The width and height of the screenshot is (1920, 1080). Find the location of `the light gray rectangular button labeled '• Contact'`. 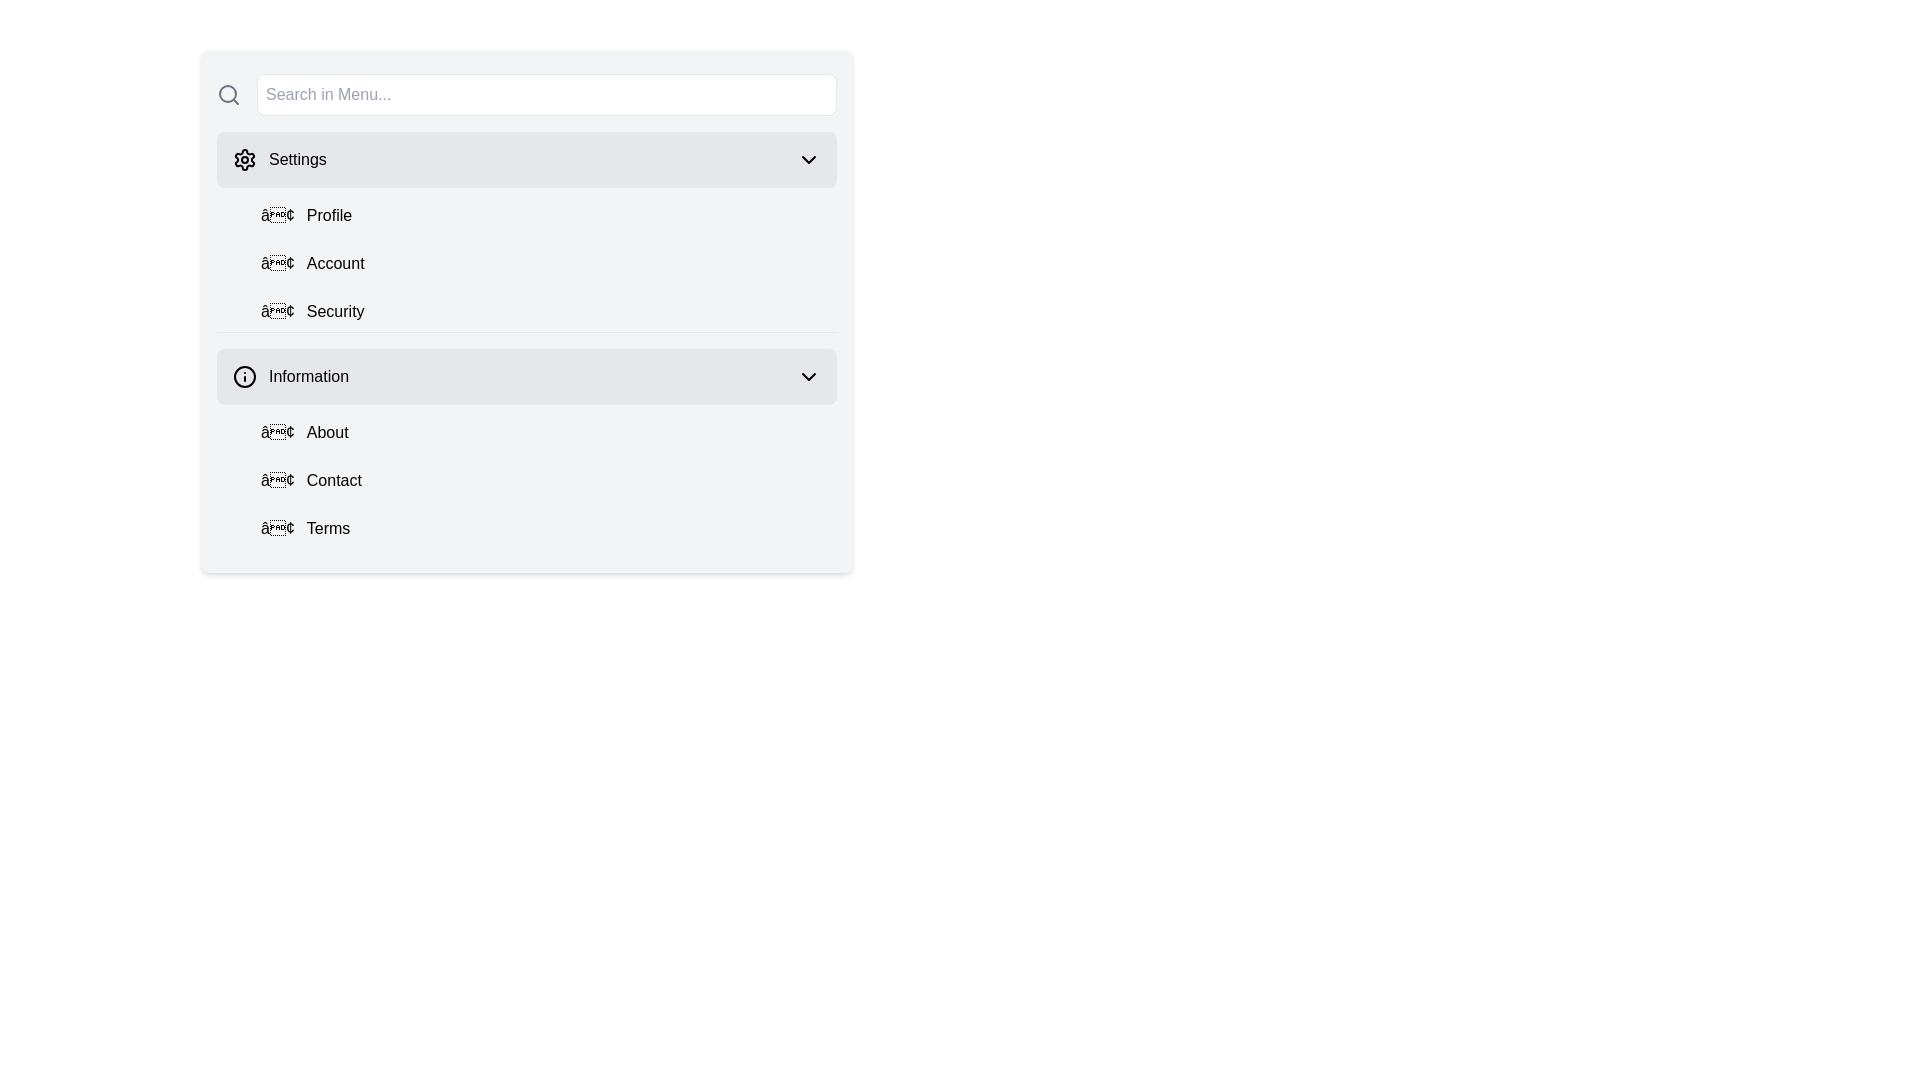

the light gray rectangular button labeled '• Contact' is located at coordinates (527, 481).